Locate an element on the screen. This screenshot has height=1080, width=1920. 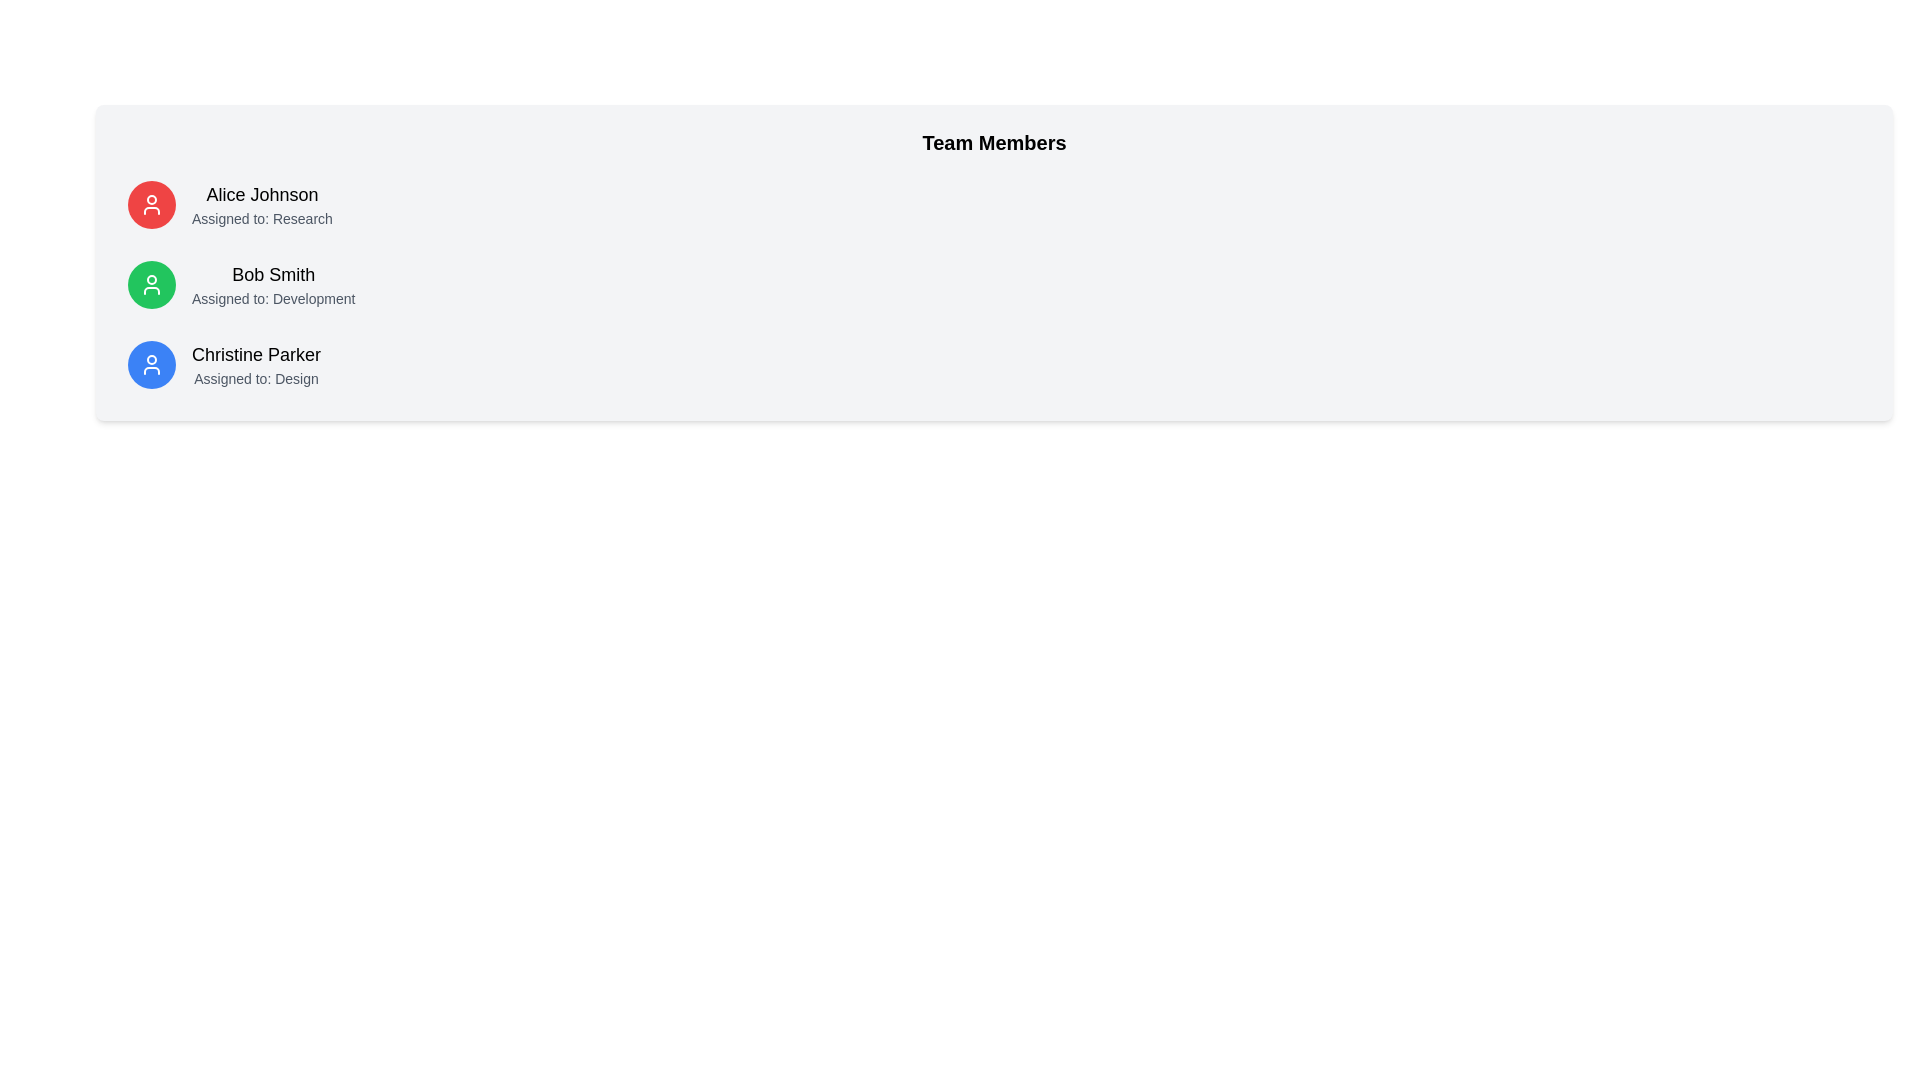
the circular blue button with a user symbol, located in the third row of the team members list next to 'Christine Parker' is located at coordinates (151, 365).